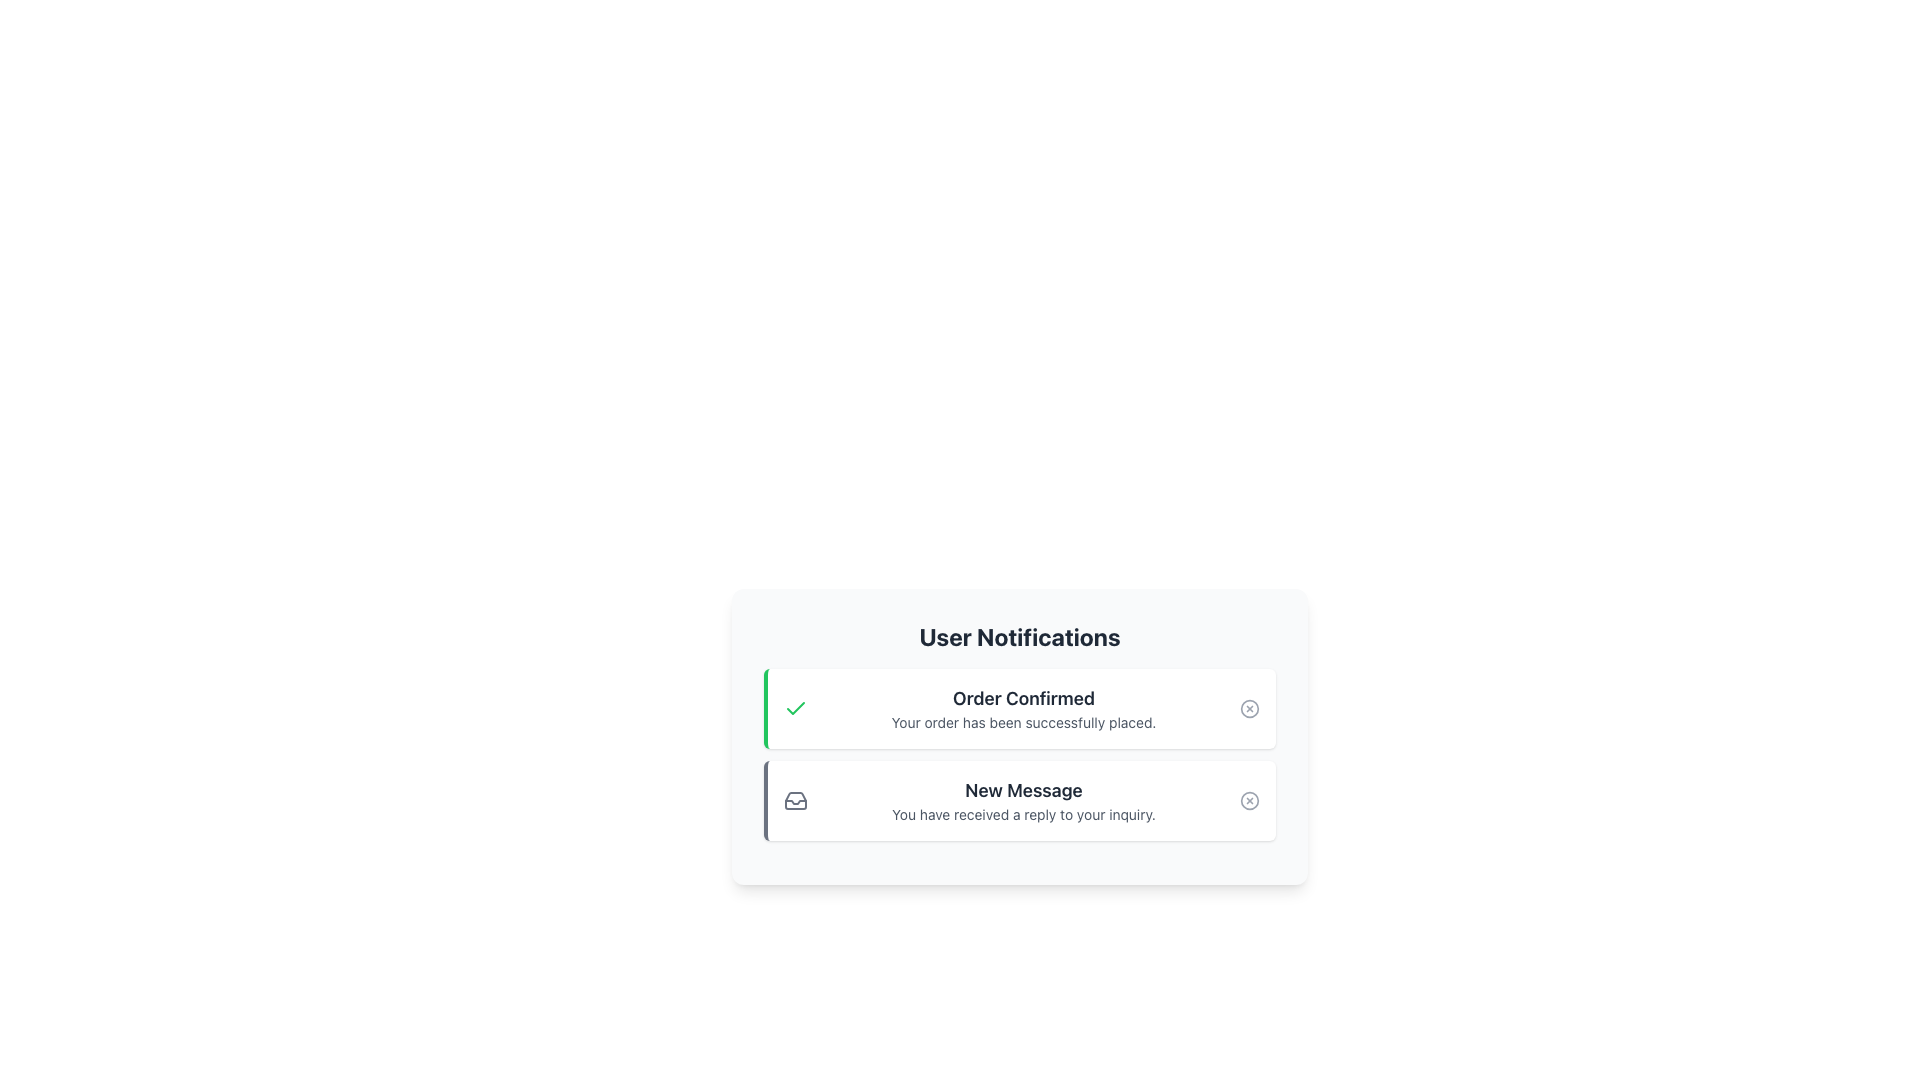 The image size is (1920, 1080). I want to click on the gray-outline inbox icon located within the 'New Message' notification card, which is positioned towards the left side of the card and precedes the text content, so click(795, 800).